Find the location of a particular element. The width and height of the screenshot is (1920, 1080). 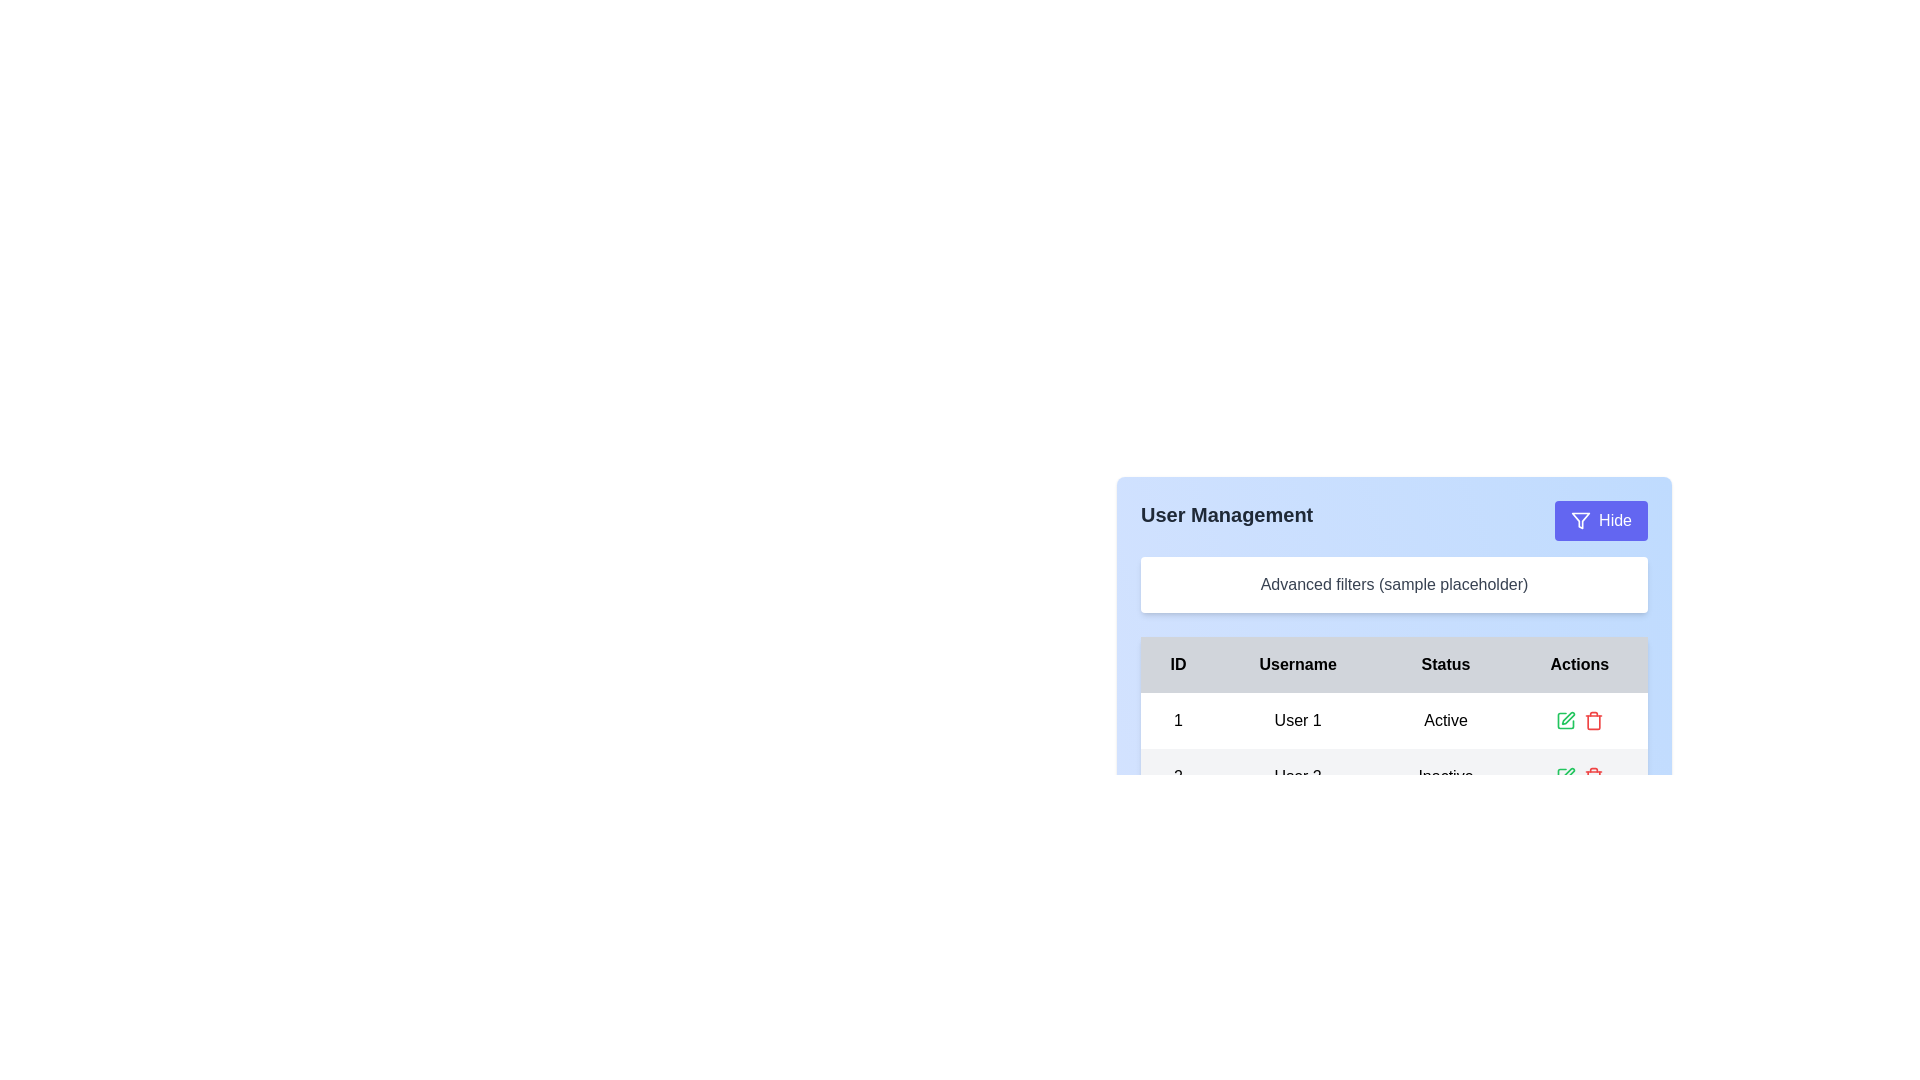

the text label displaying 'User 2' which is centrally aligned in the 'Username' column of the table is located at coordinates (1298, 775).